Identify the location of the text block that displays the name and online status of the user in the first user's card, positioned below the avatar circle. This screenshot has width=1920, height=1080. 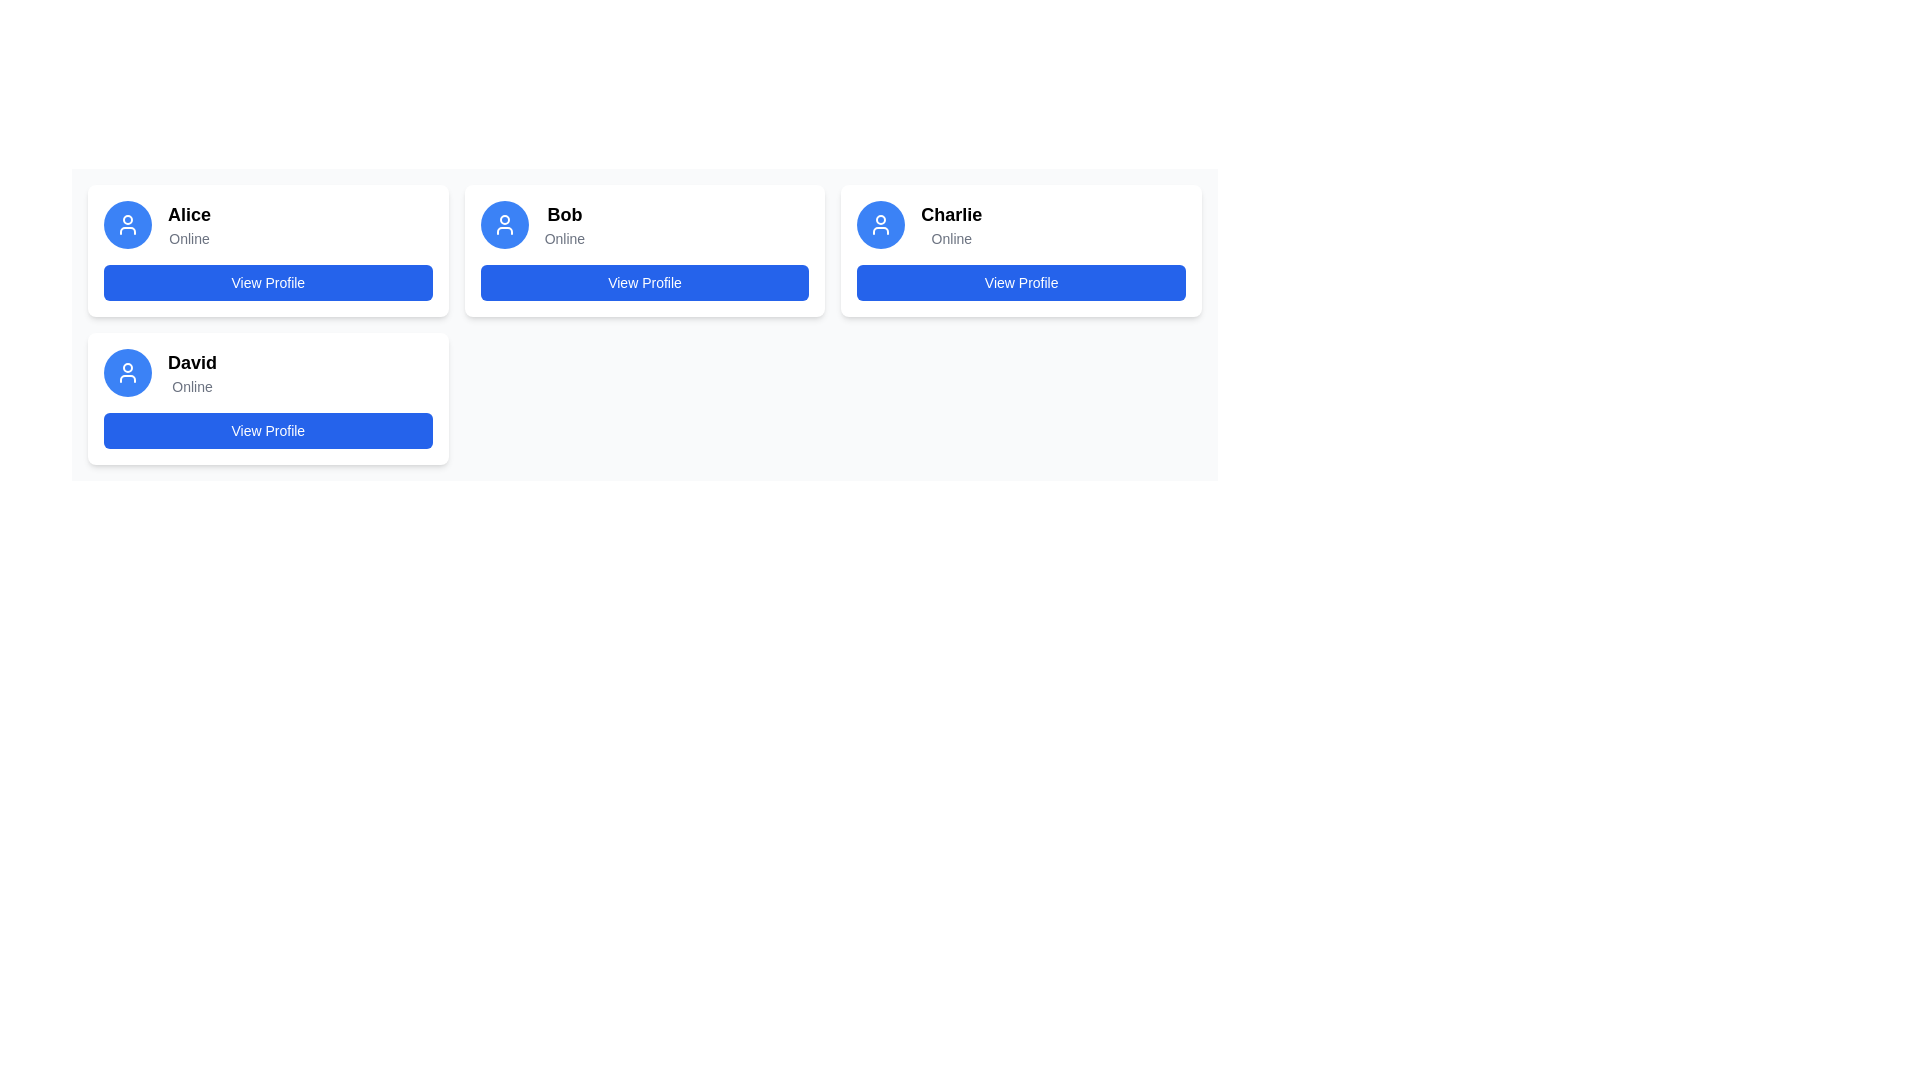
(189, 224).